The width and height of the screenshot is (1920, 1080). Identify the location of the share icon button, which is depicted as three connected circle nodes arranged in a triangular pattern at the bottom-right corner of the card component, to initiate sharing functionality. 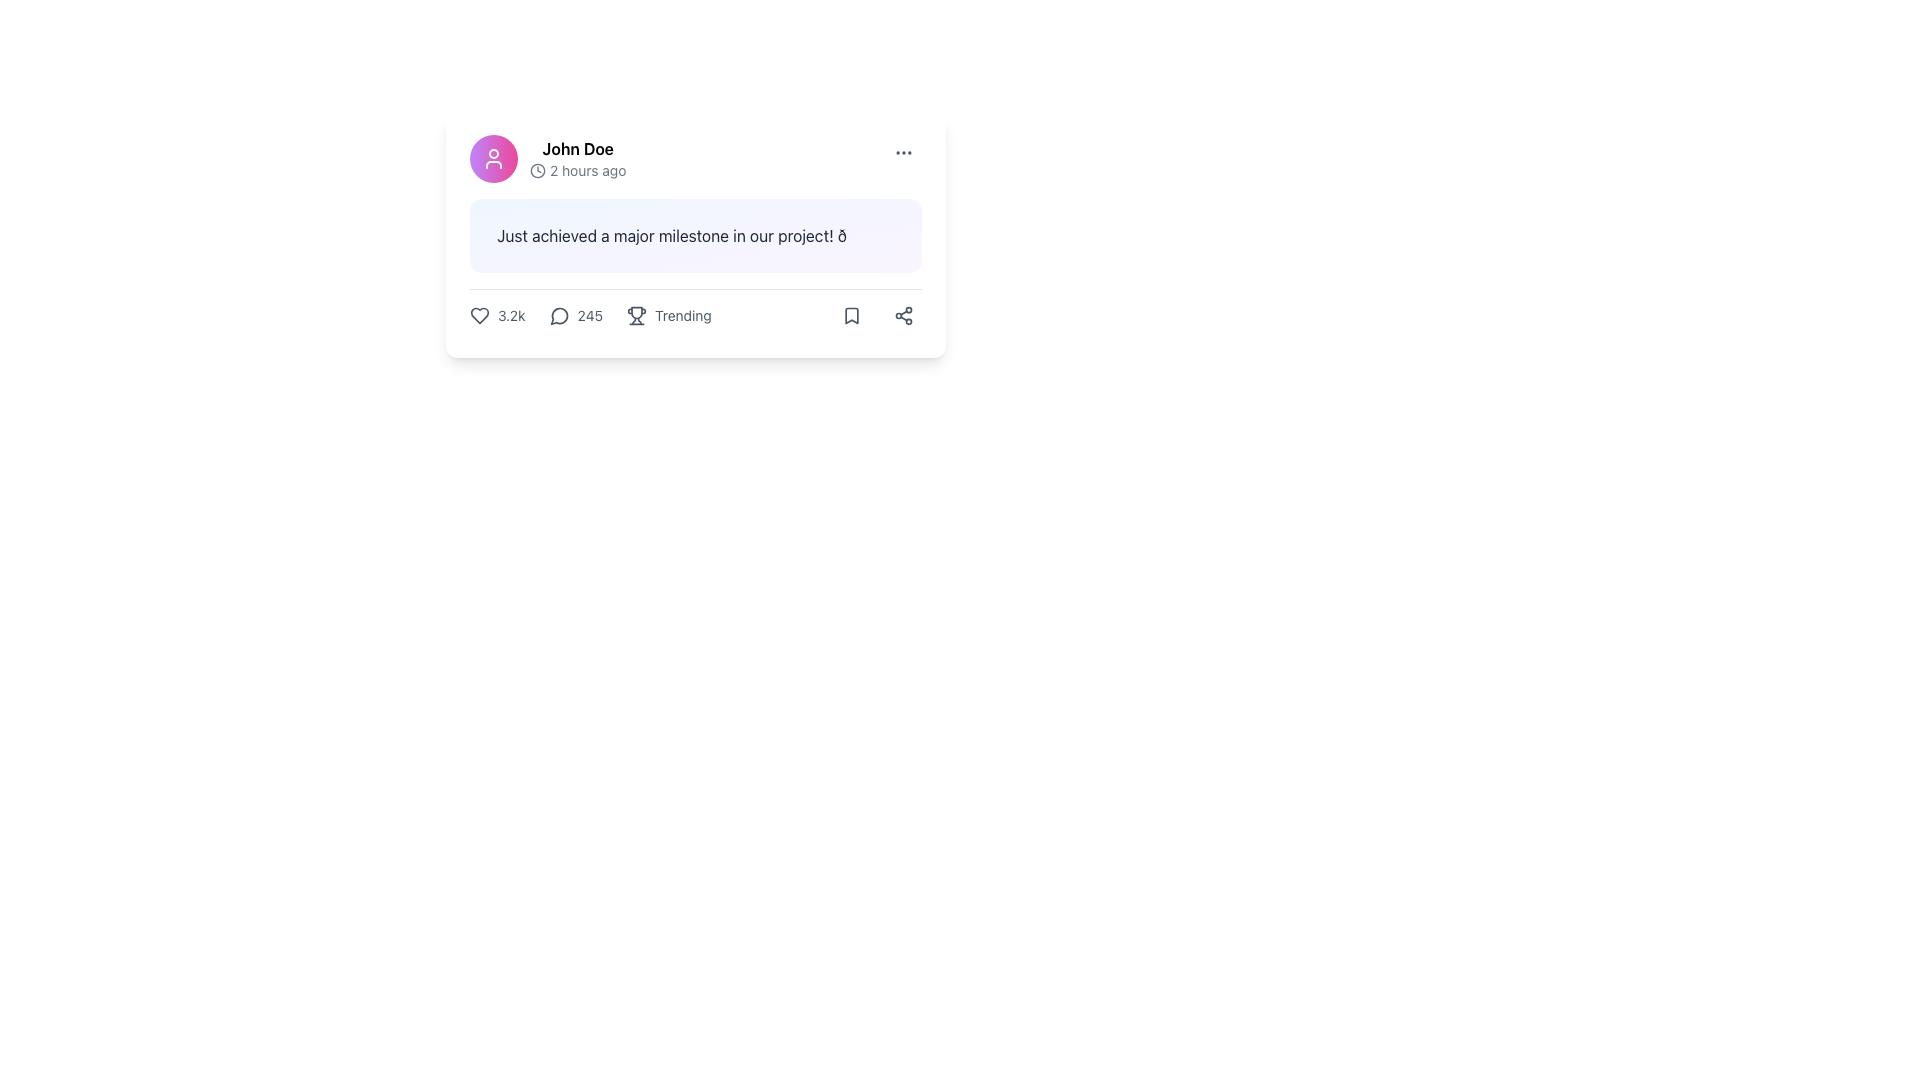
(902, 315).